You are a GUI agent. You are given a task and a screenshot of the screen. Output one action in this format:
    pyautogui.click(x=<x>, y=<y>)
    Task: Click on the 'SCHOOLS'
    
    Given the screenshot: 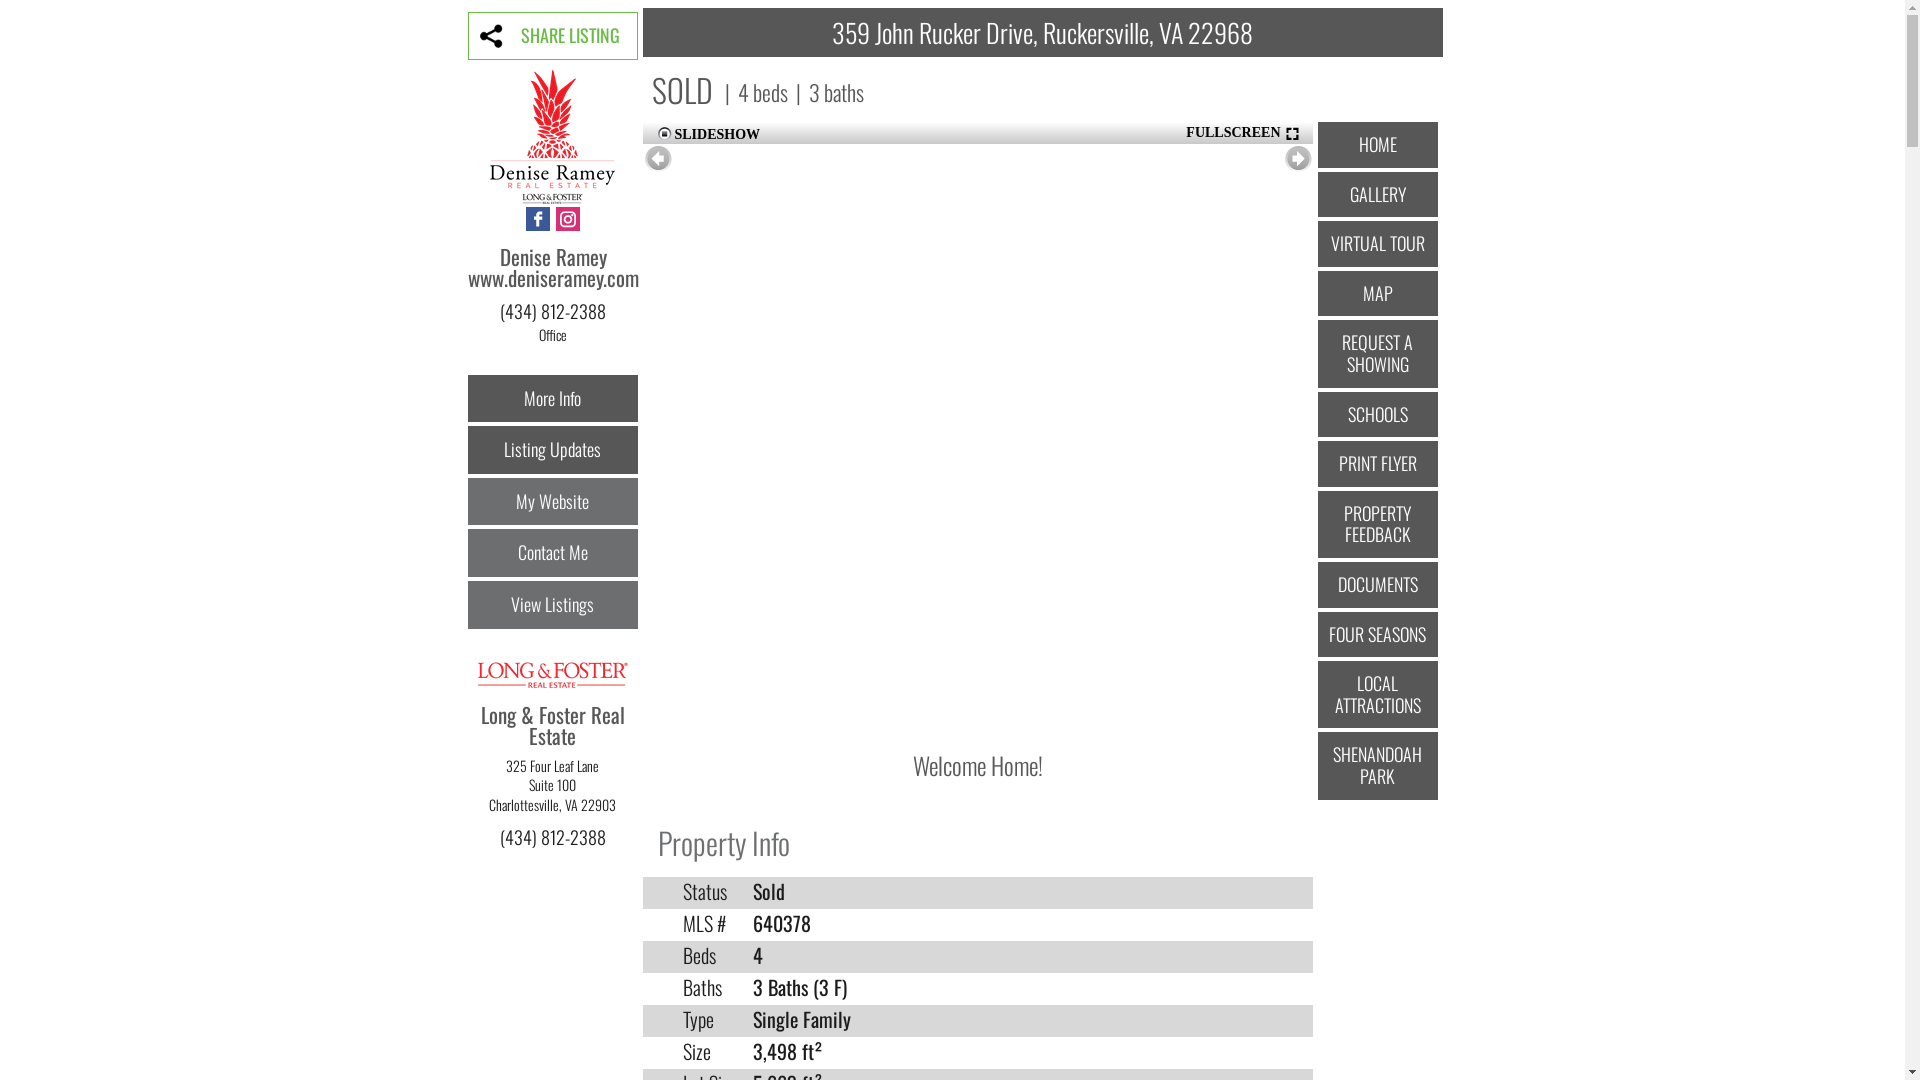 What is the action you would take?
    pyautogui.click(x=1318, y=414)
    